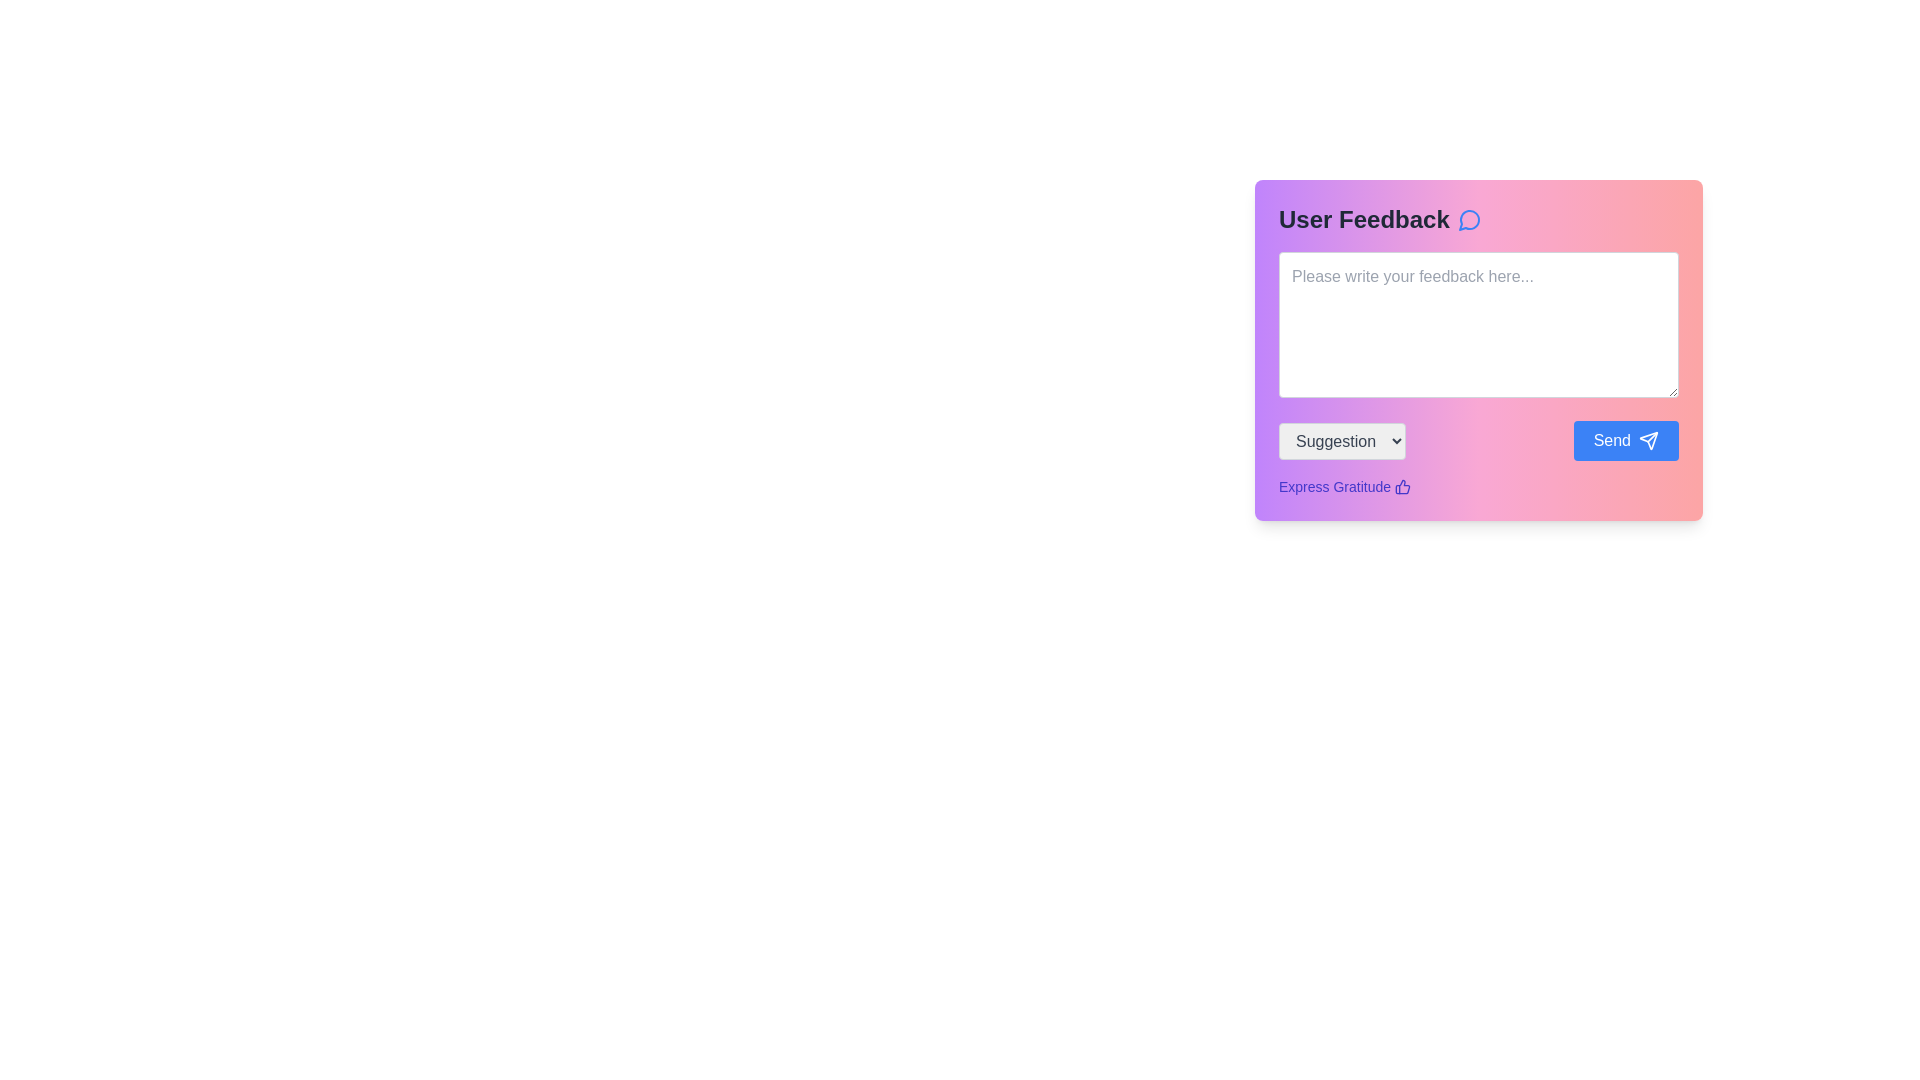 The width and height of the screenshot is (1920, 1080). I want to click on the small, wireframe-style 'thumbs-up' icon located to the right of the 'Express Gratitude' text at the bottom of the feedback form, so click(1402, 486).